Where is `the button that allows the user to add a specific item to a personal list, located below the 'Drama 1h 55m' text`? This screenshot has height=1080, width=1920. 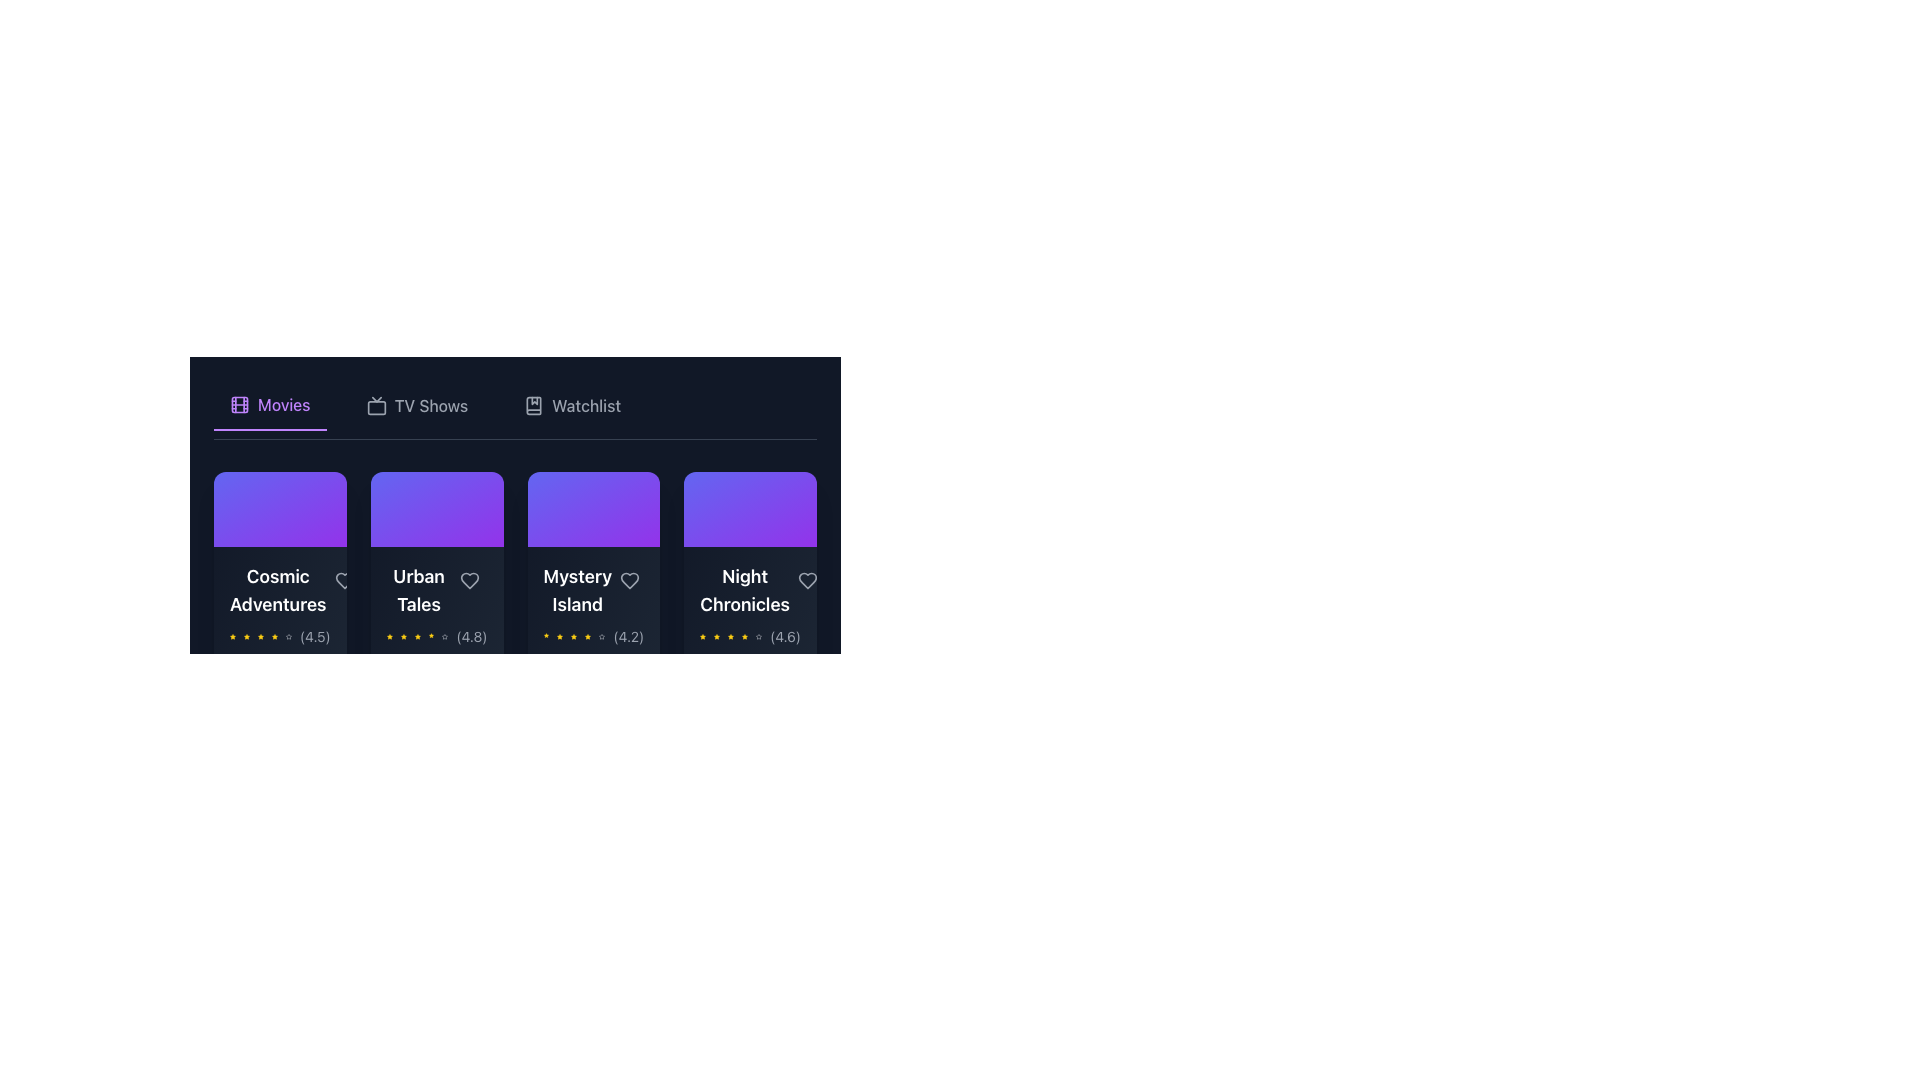
the button that allows the user to add a specific item to a personal list, located below the 'Drama 1h 55m' text is located at coordinates (436, 752).